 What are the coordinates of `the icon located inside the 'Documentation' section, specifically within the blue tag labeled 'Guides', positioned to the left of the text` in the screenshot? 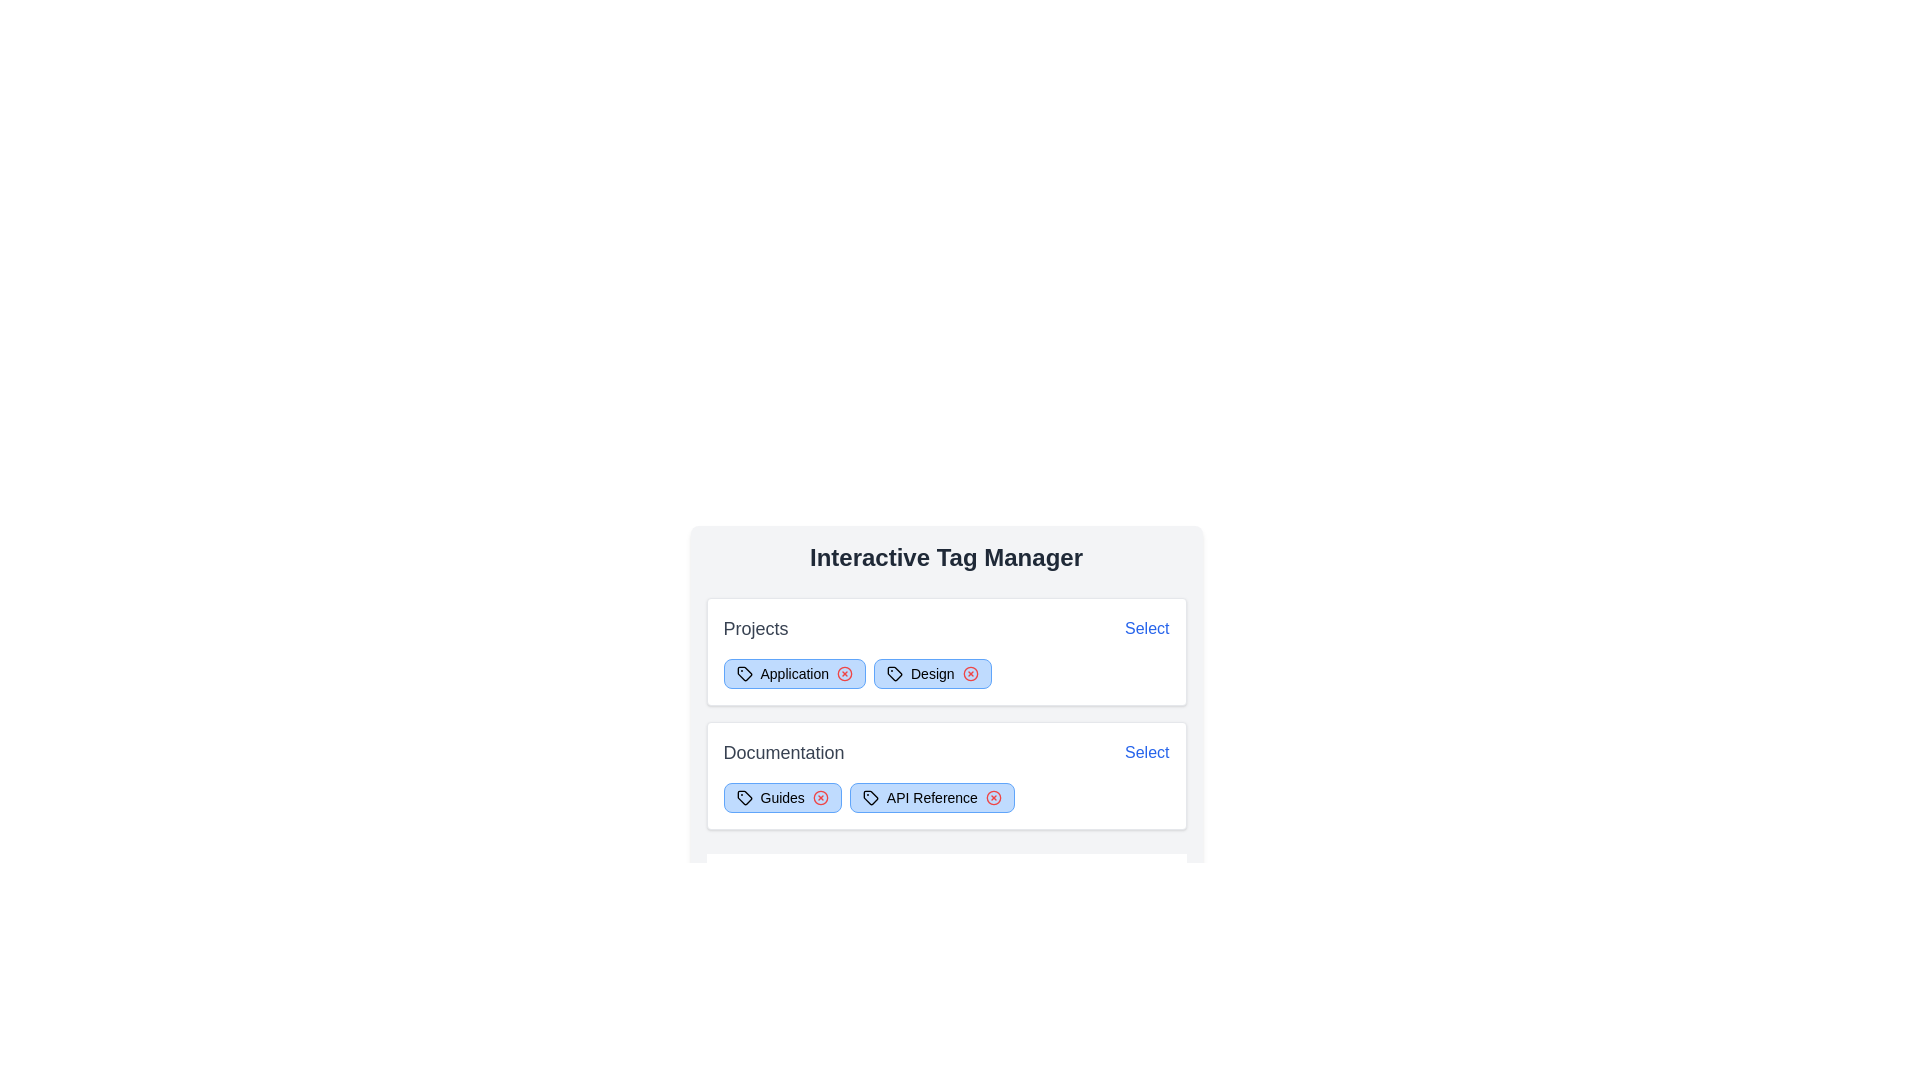 It's located at (743, 797).